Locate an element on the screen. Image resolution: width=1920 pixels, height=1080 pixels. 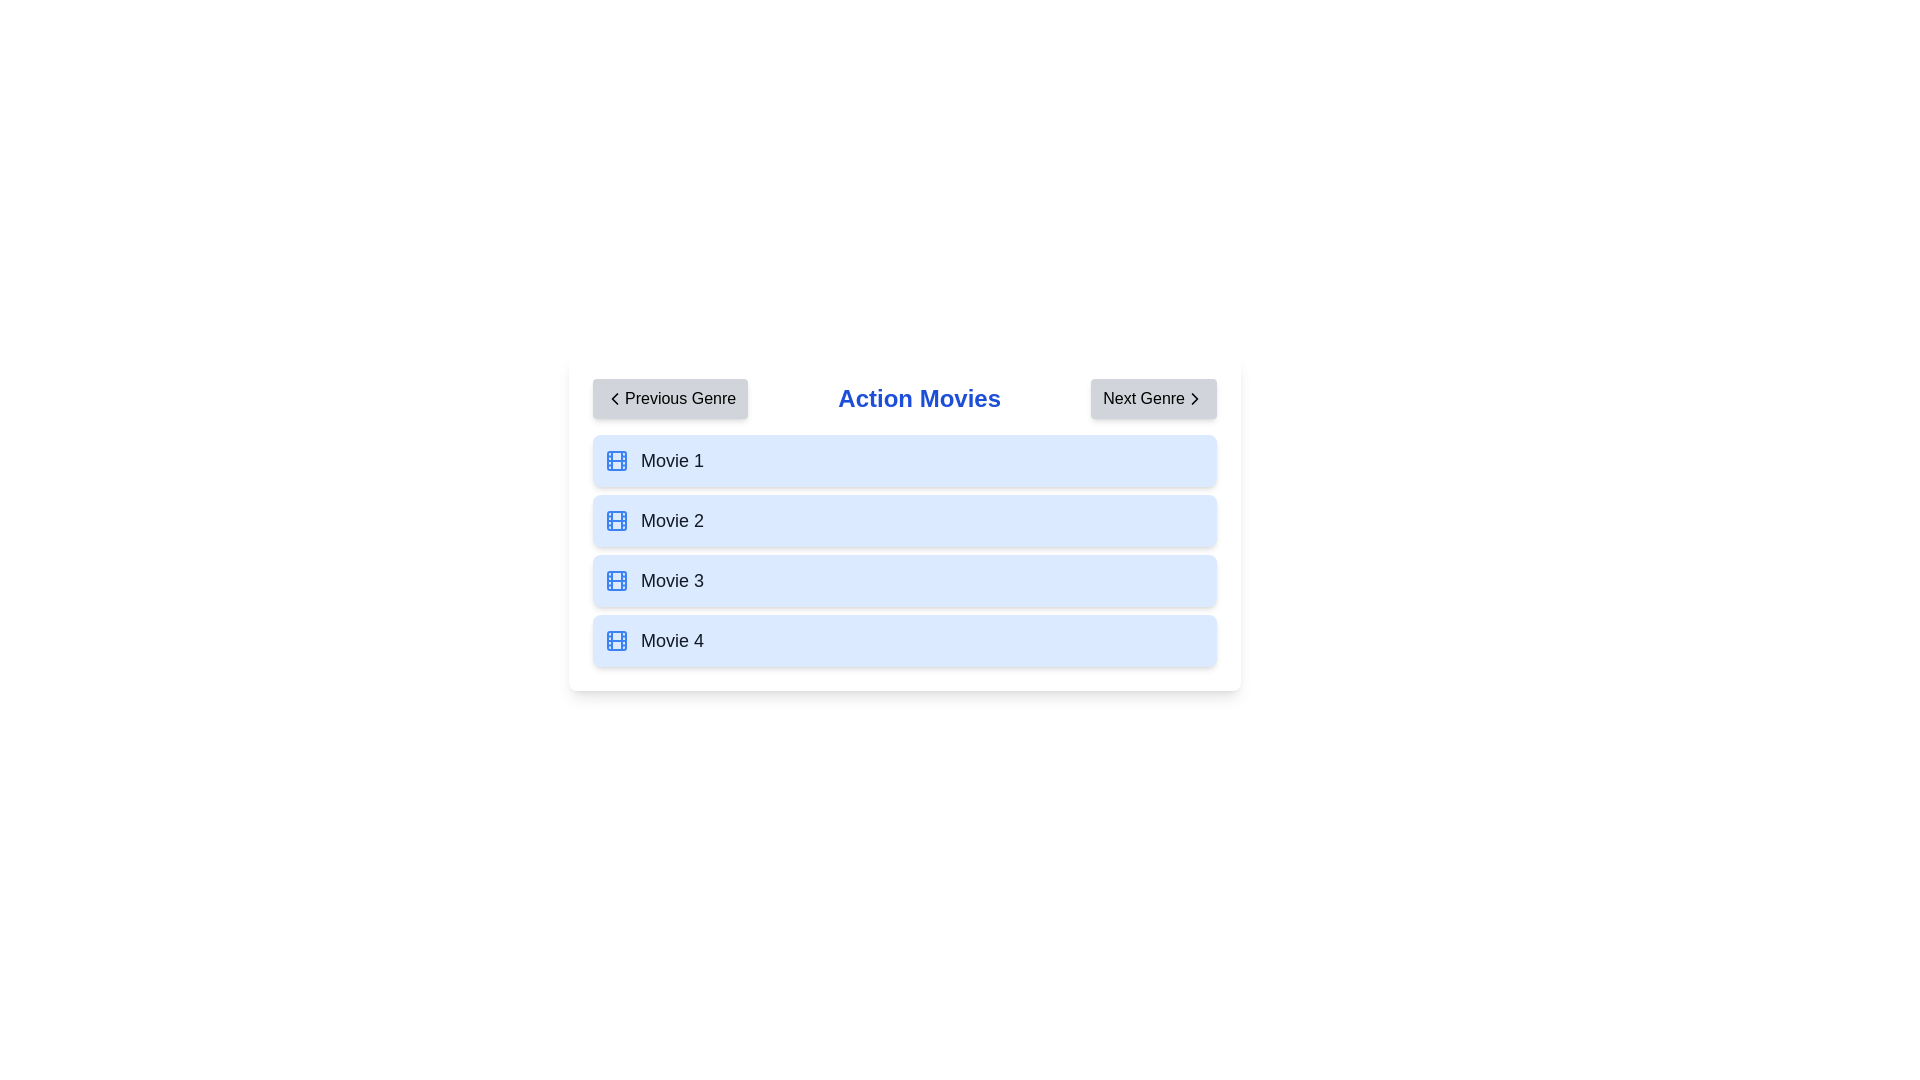
the card representing the movie titled 'Movie 2', which is the second item in a vertical list of four movie cards is located at coordinates (904, 519).